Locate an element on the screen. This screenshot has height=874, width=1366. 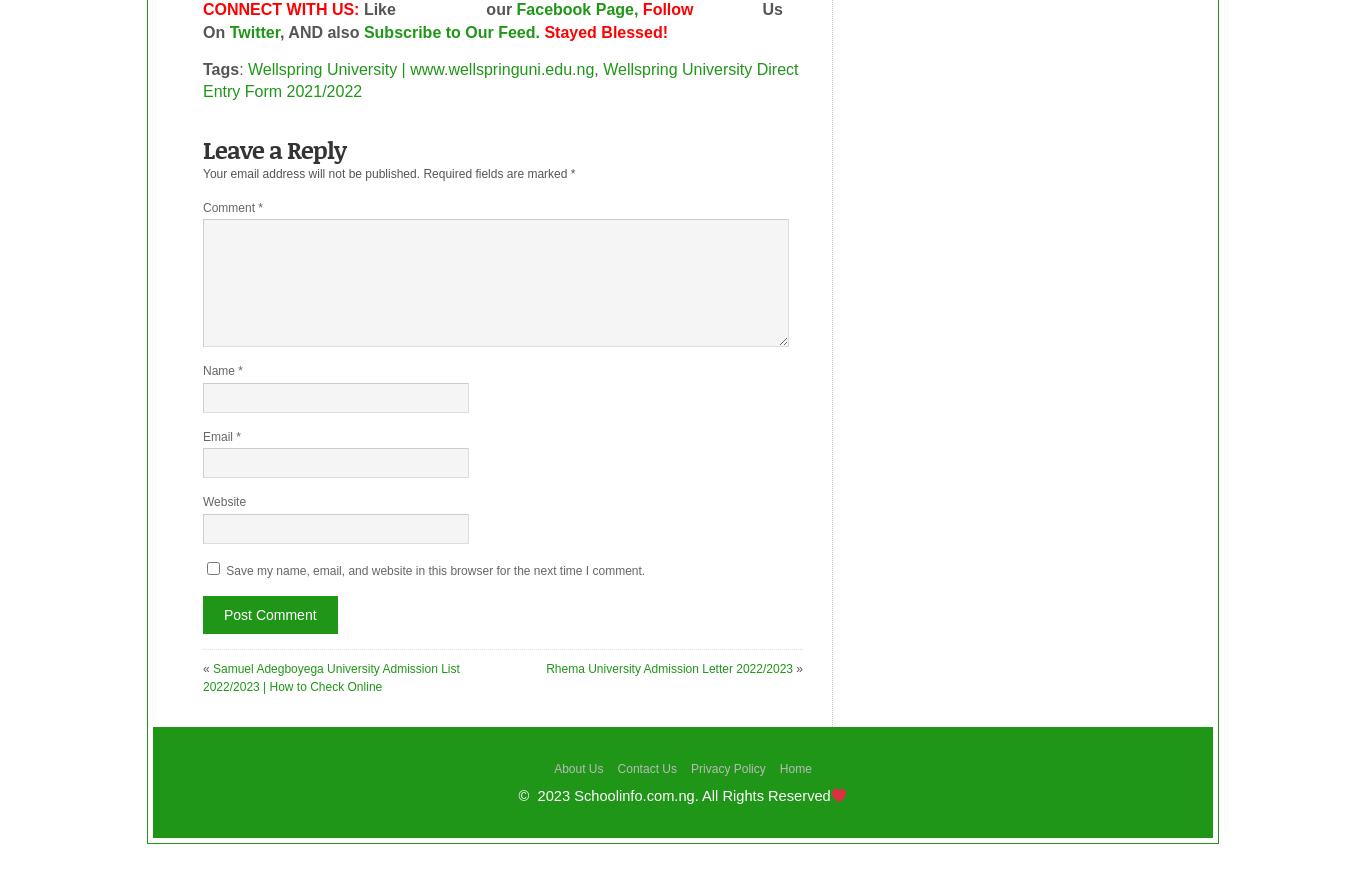
'Wellspring University Direct Entry Form 2021/2022' is located at coordinates (500, 80).